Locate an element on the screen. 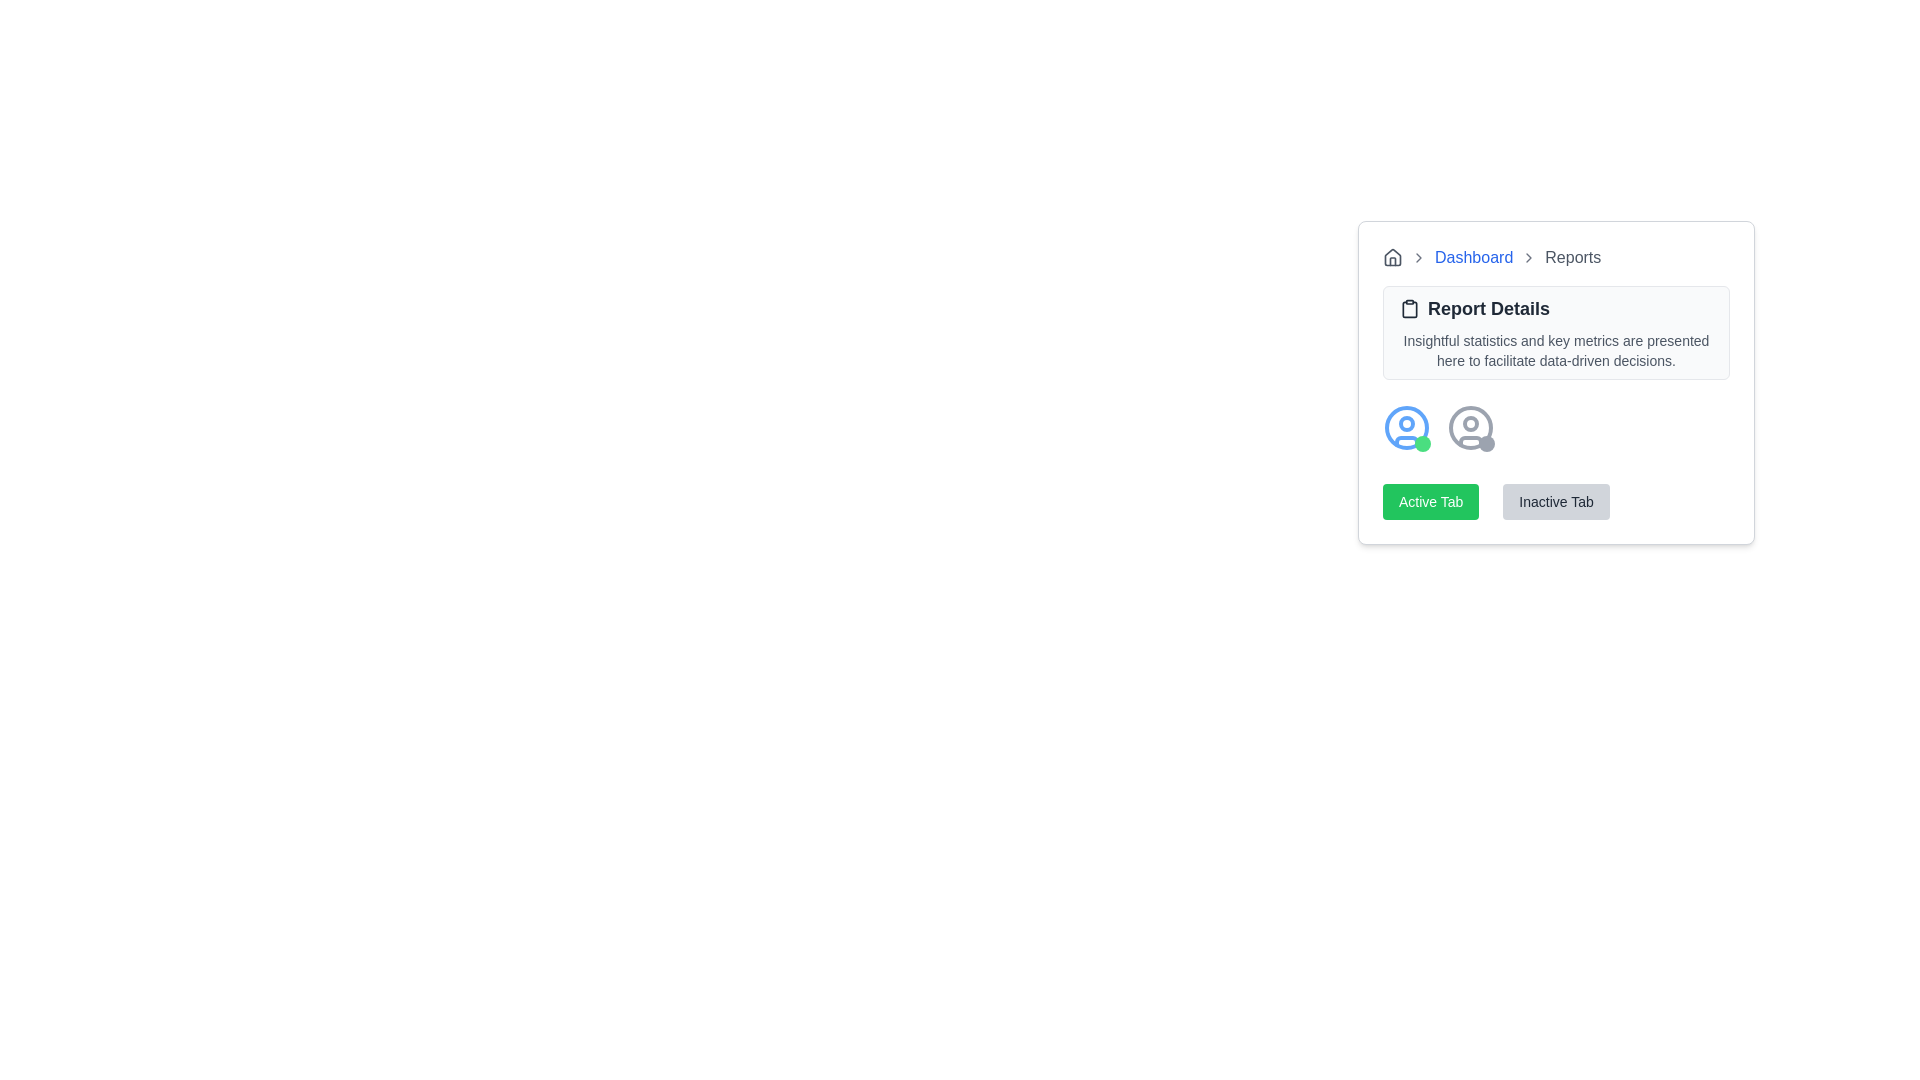  the clipboard icon element that is positioned to the left of the 'Report Details' section header is located at coordinates (1409, 308).